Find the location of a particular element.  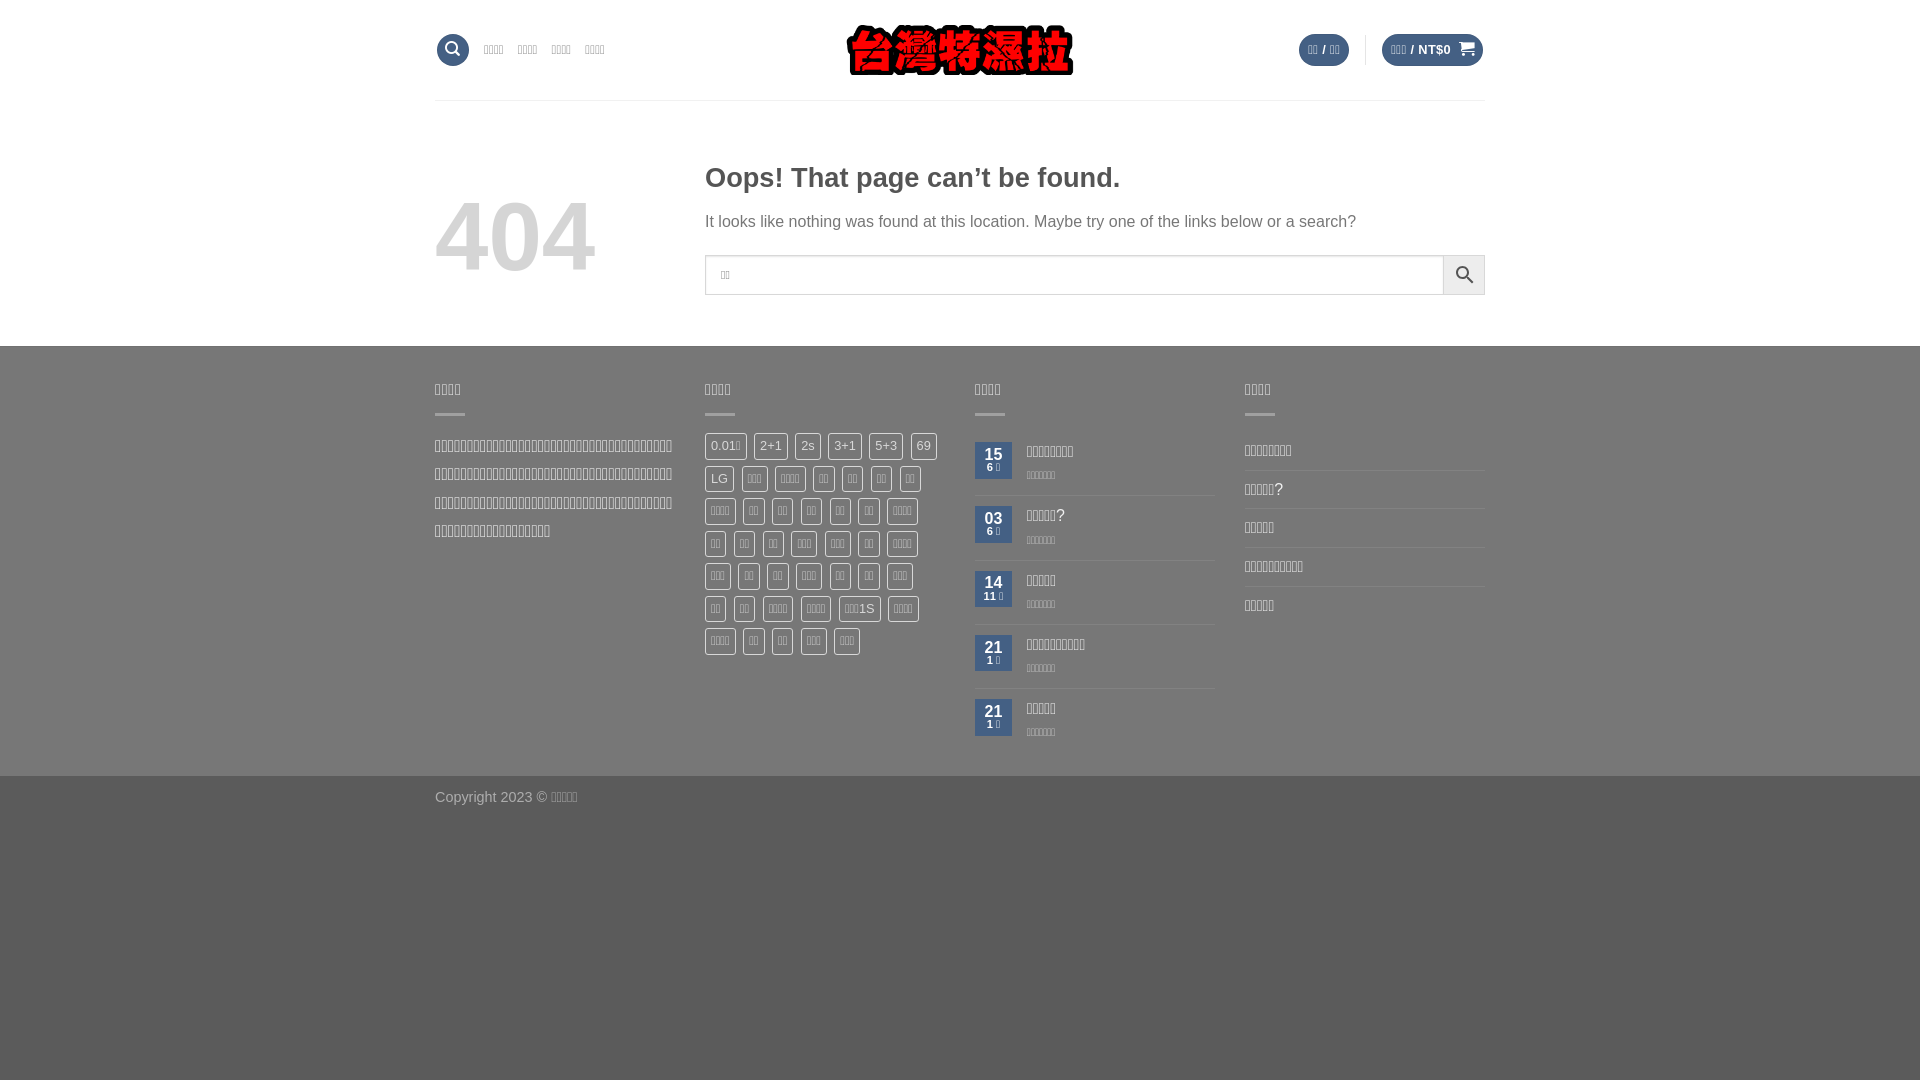

'5+3' is located at coordinates (885, 445).